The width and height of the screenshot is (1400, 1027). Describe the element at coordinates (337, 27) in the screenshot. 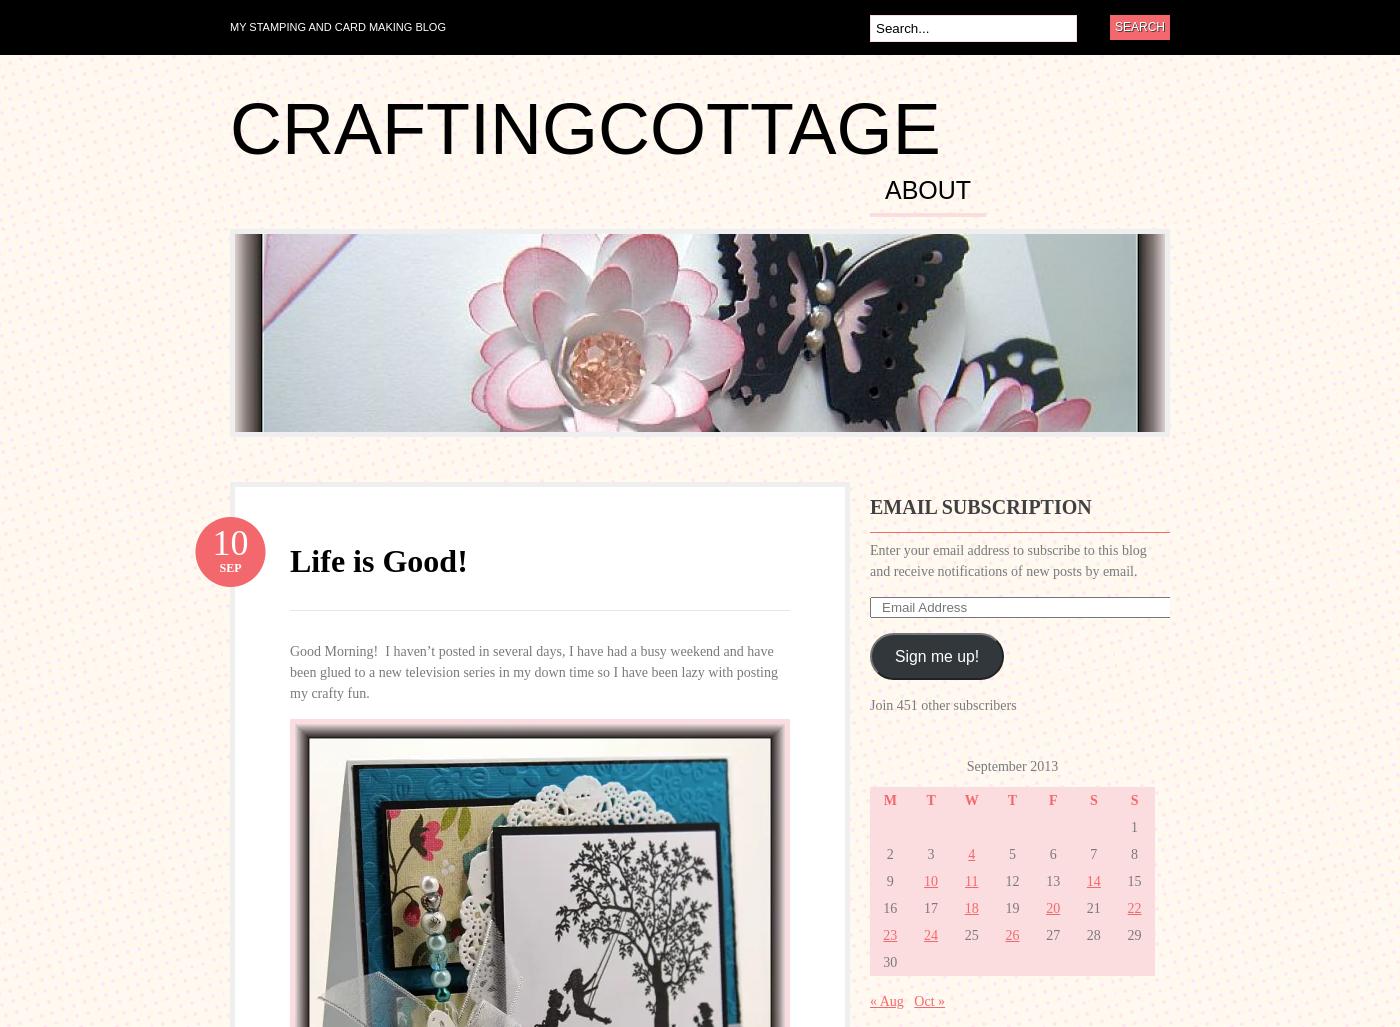

I see `'My Stamping and Card Making Blog'` at that location.